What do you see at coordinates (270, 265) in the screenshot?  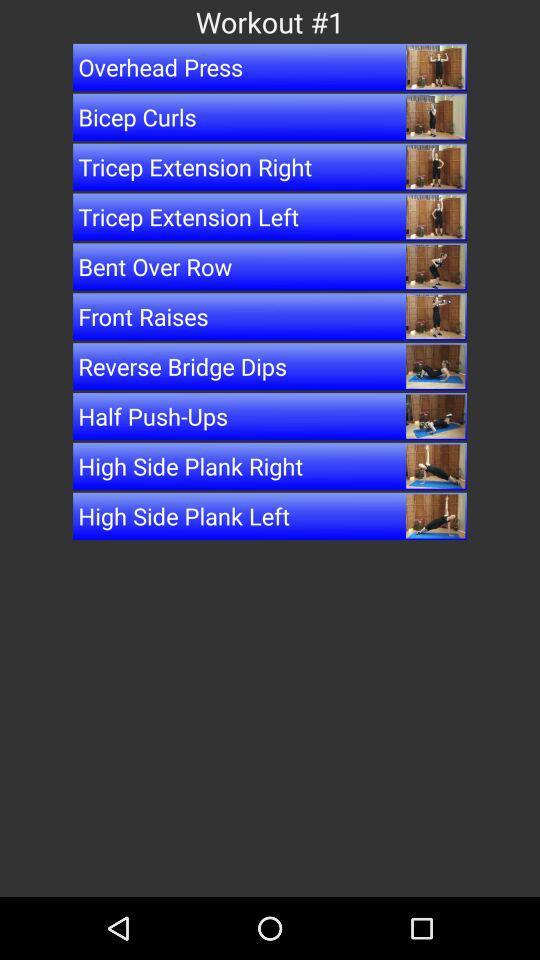 I see `the button below tricep extension left` at bounding box center [270, 265].